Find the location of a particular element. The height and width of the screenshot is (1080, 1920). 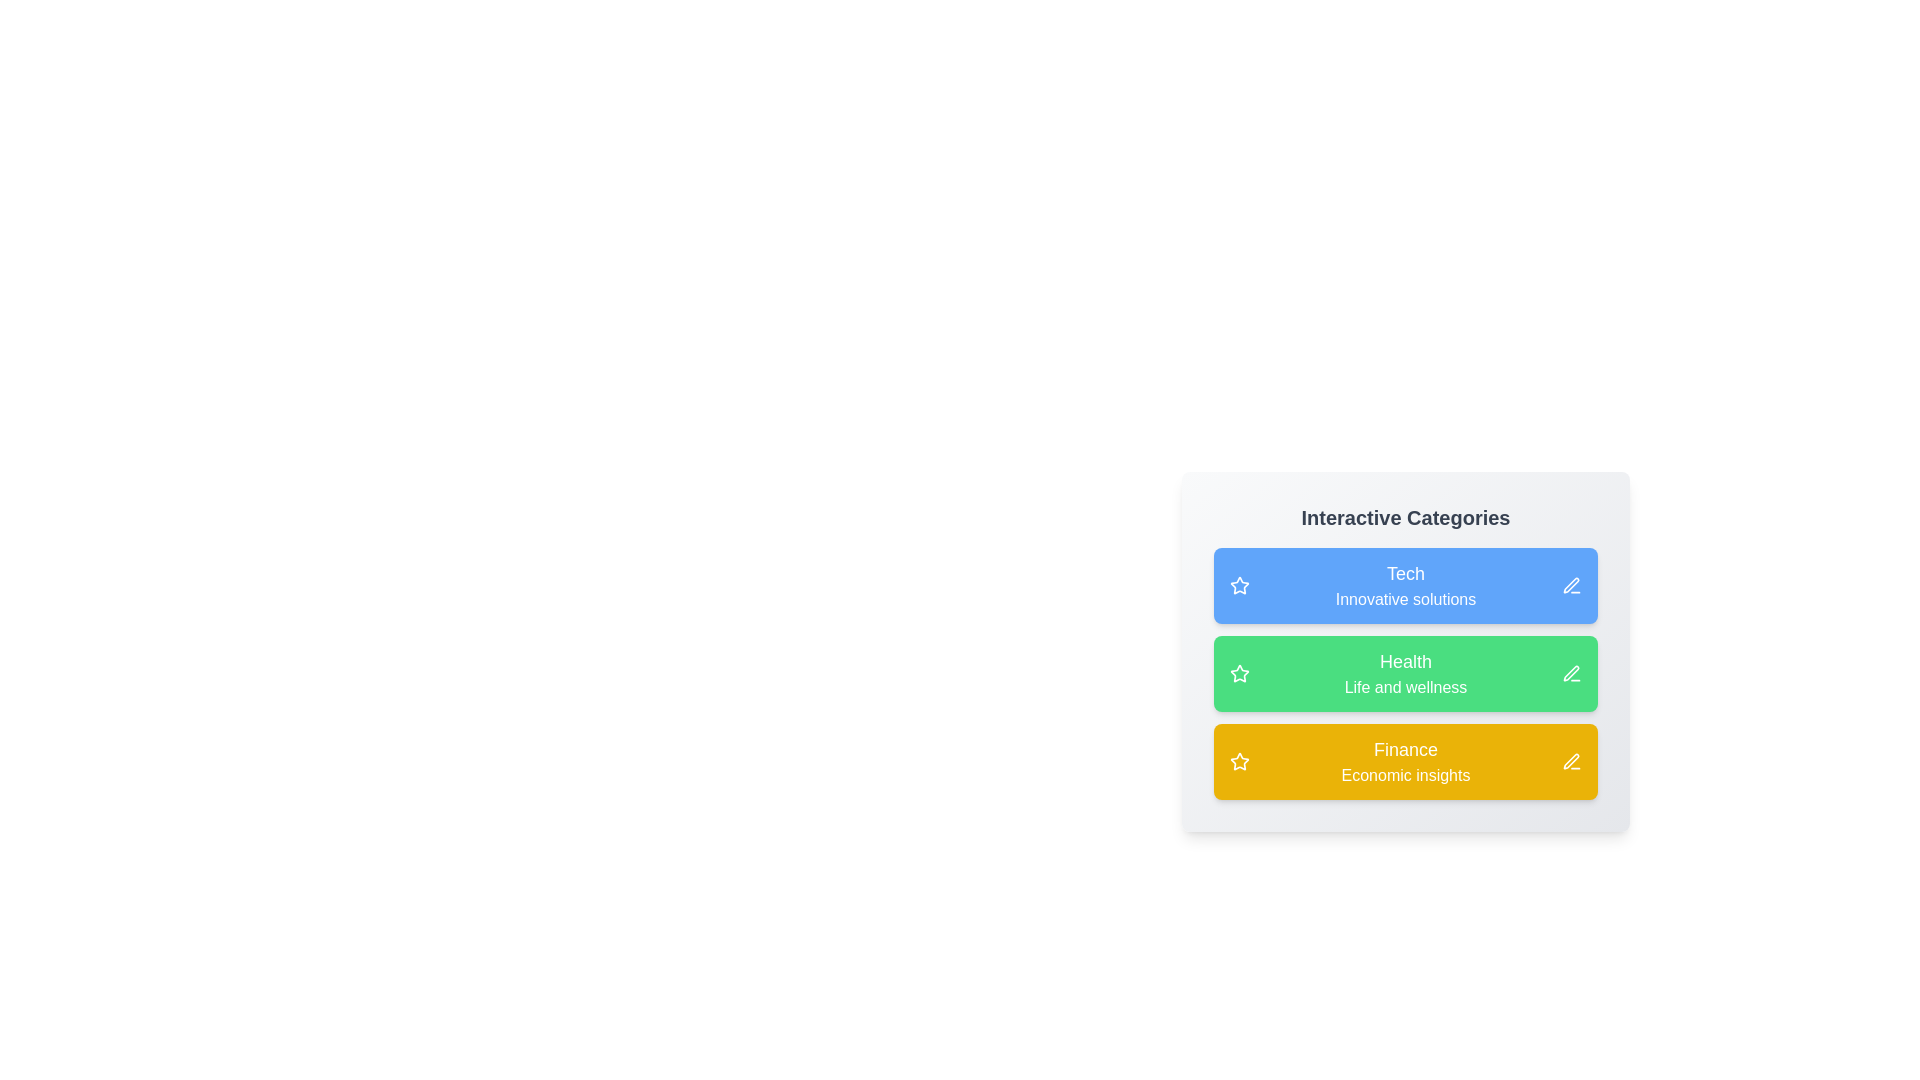

edit icon next to the category Finance is located at coordinates (1570, 762).